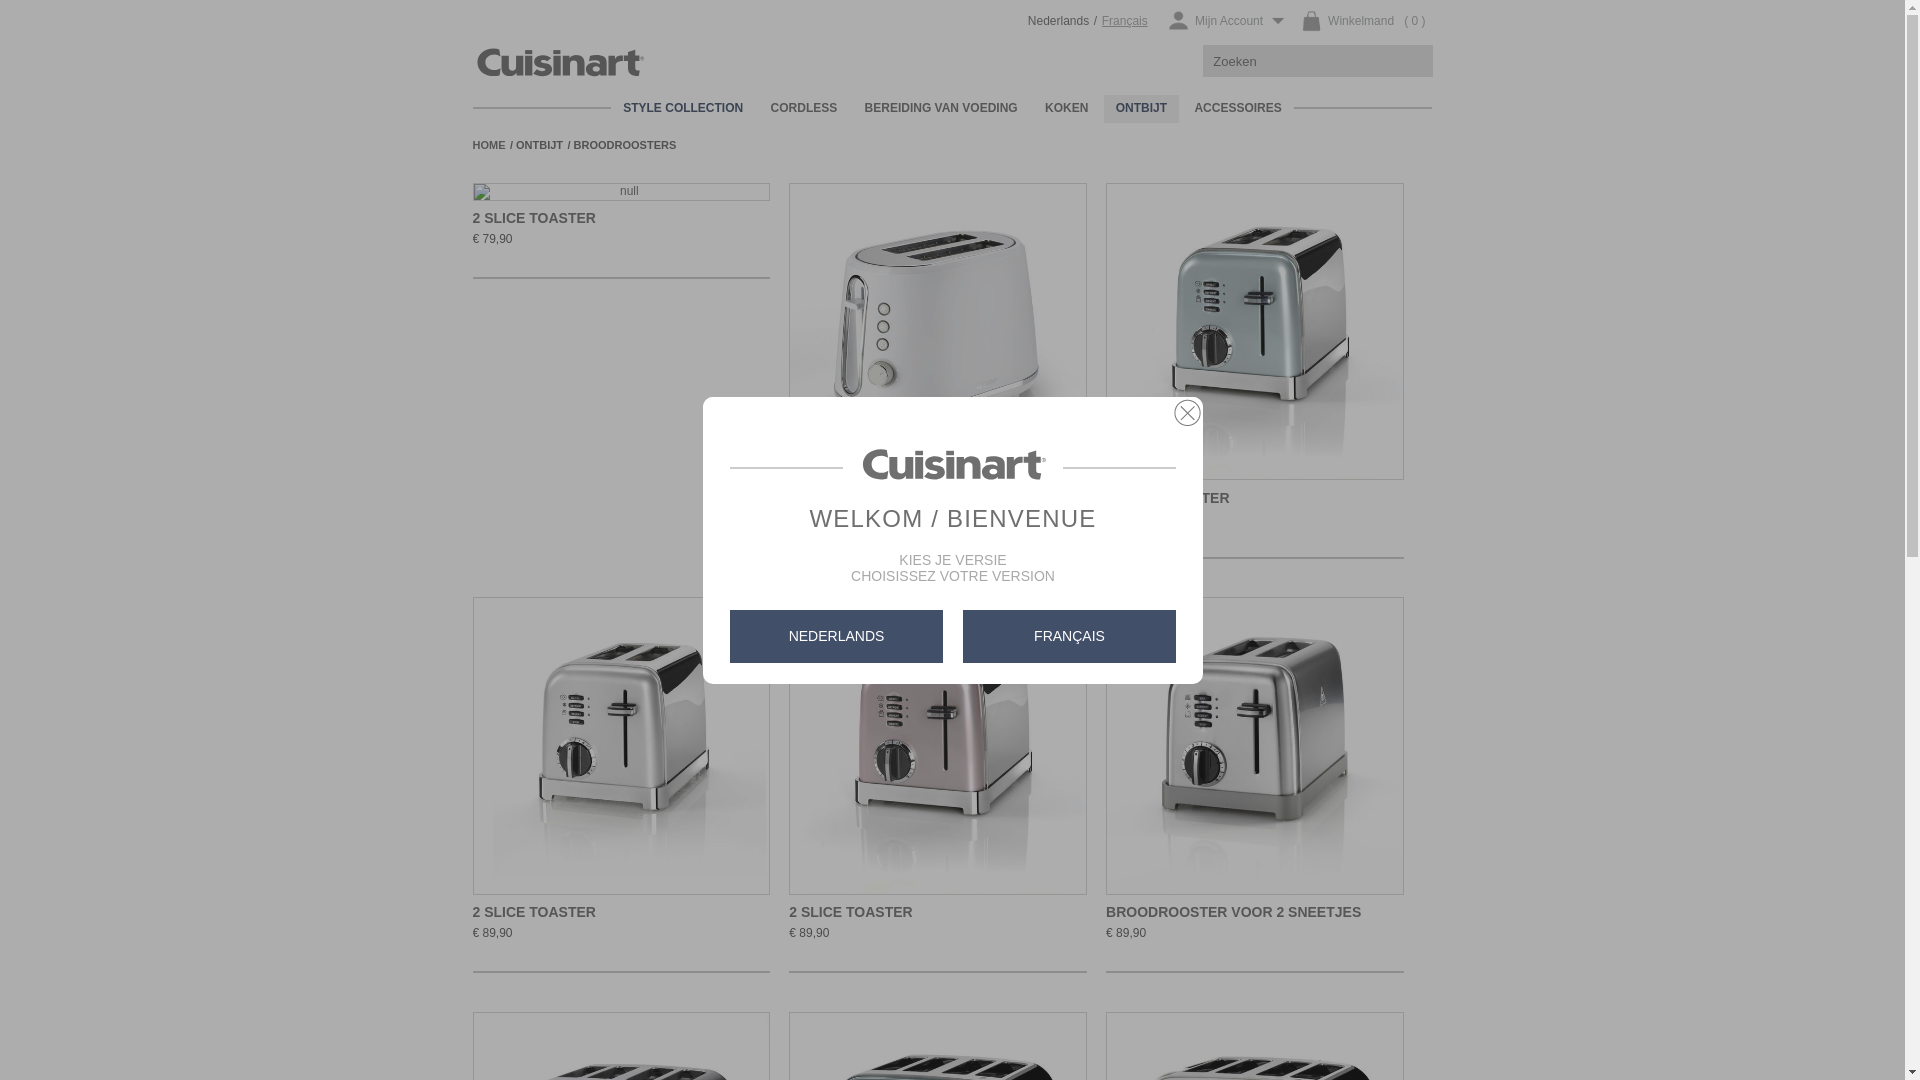 The height and width of the screenshot is (1080, 1920). Describe the element at coordinates (491, 144) in the screenshot. I see `'HOME'` at that location.